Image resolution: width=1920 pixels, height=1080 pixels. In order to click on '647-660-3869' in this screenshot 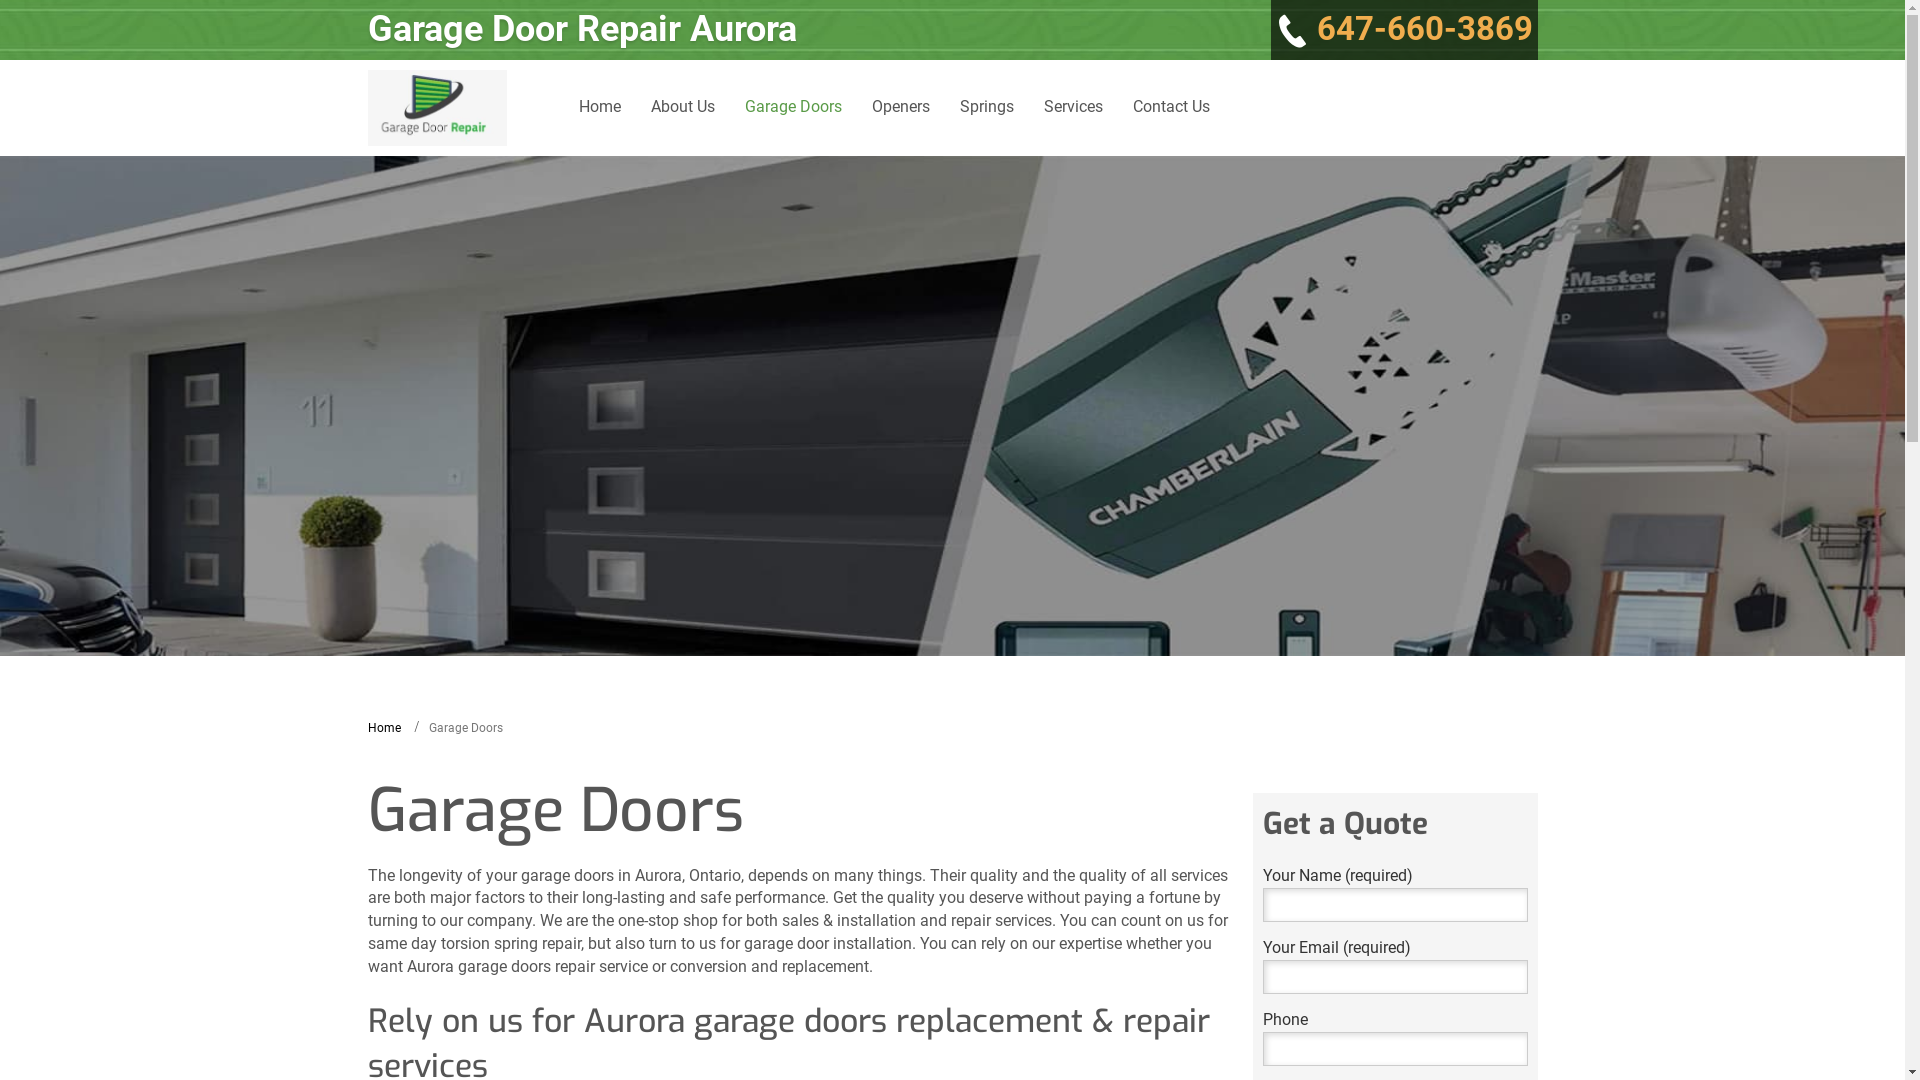, I will do `click(1402, 30)`.